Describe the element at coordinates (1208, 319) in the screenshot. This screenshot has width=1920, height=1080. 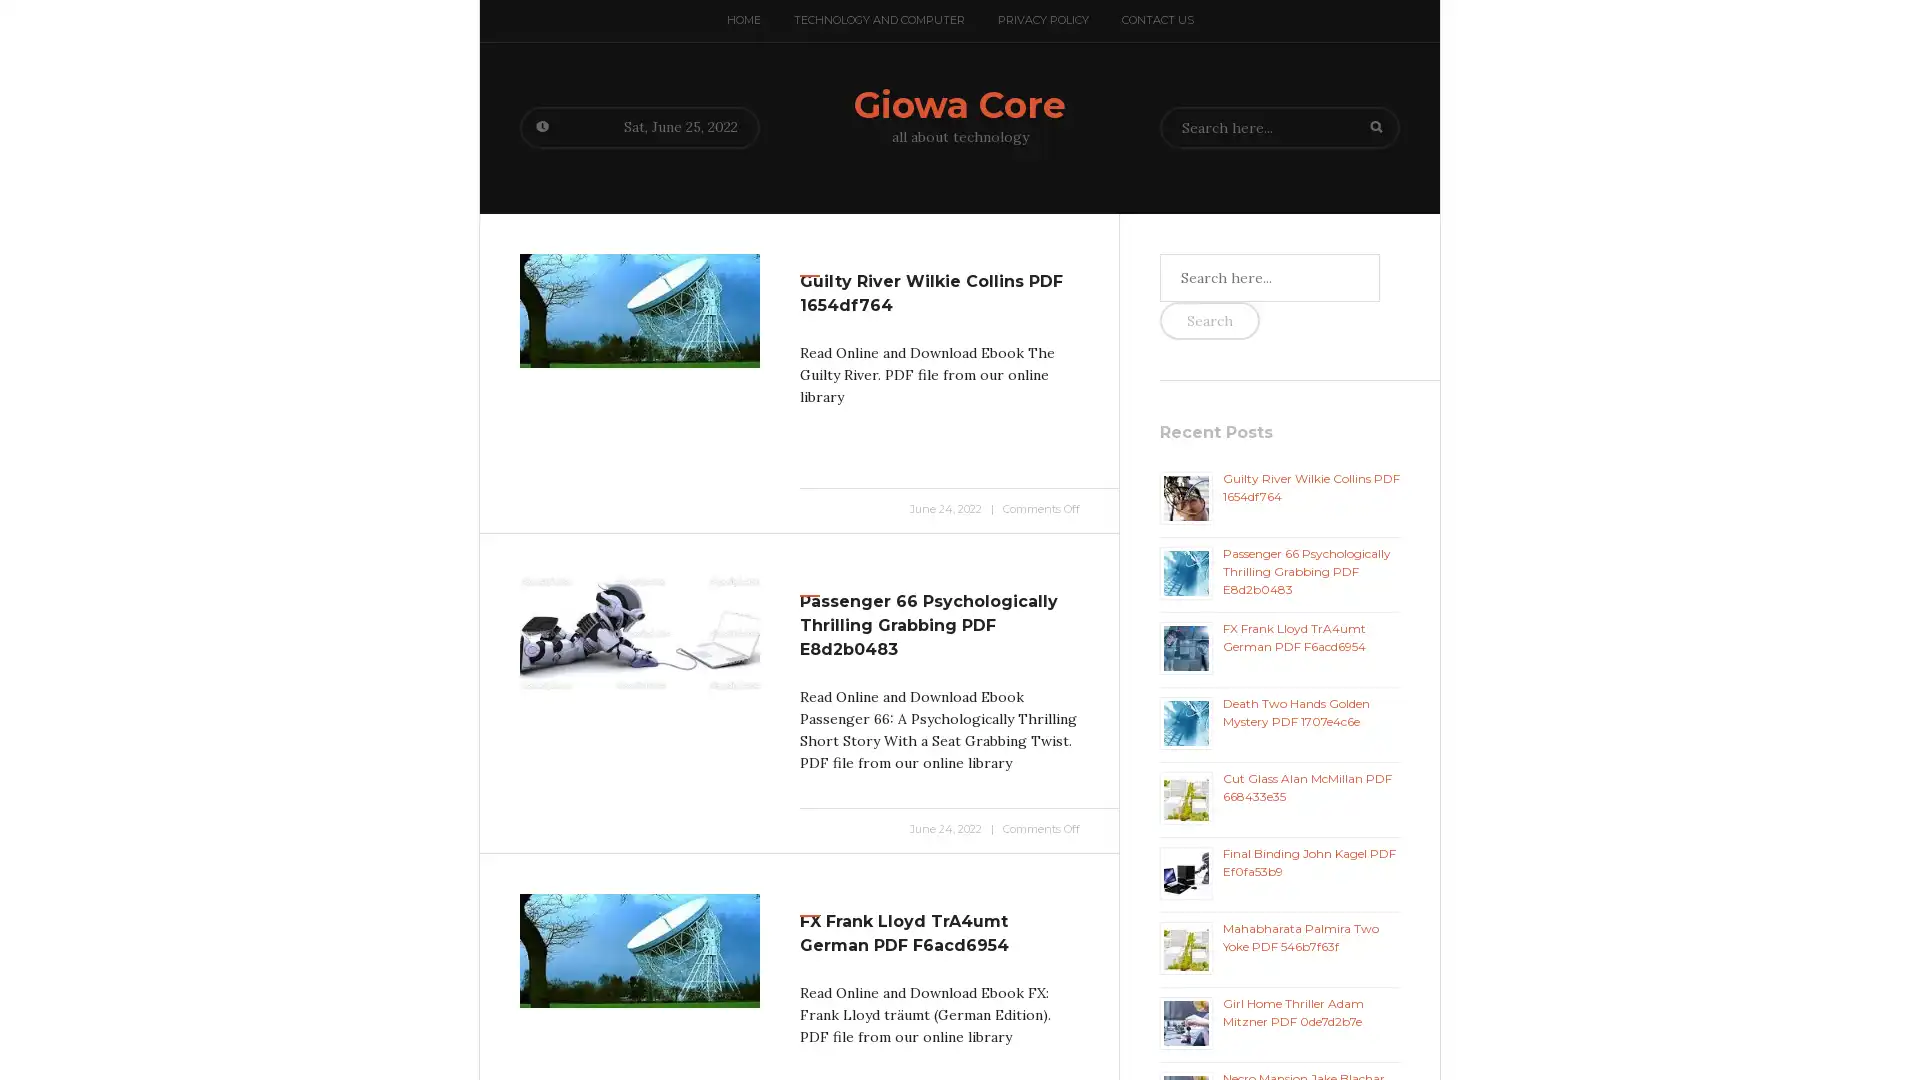
I see `Search` at that location.